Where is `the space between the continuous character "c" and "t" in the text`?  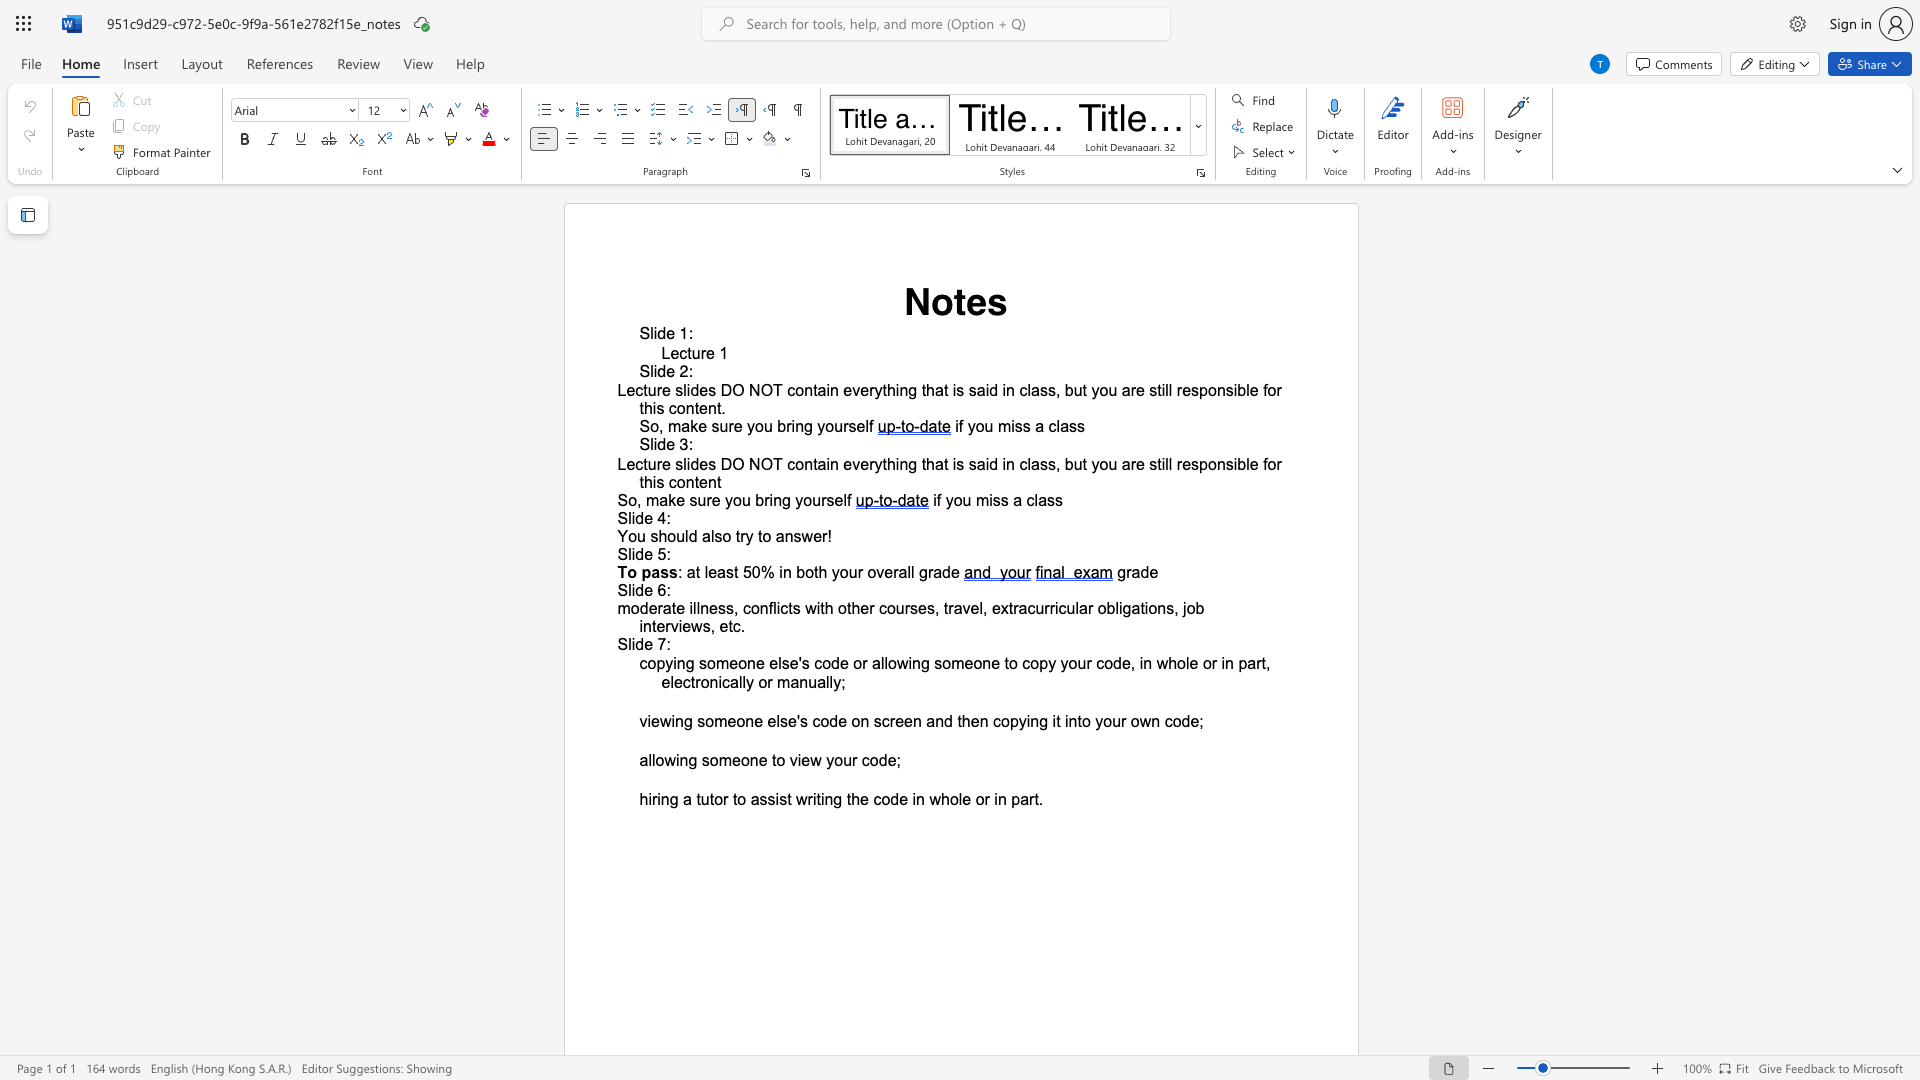
the space between the continuous character "c" and "t" in the text is located at coordinates (642, 464).